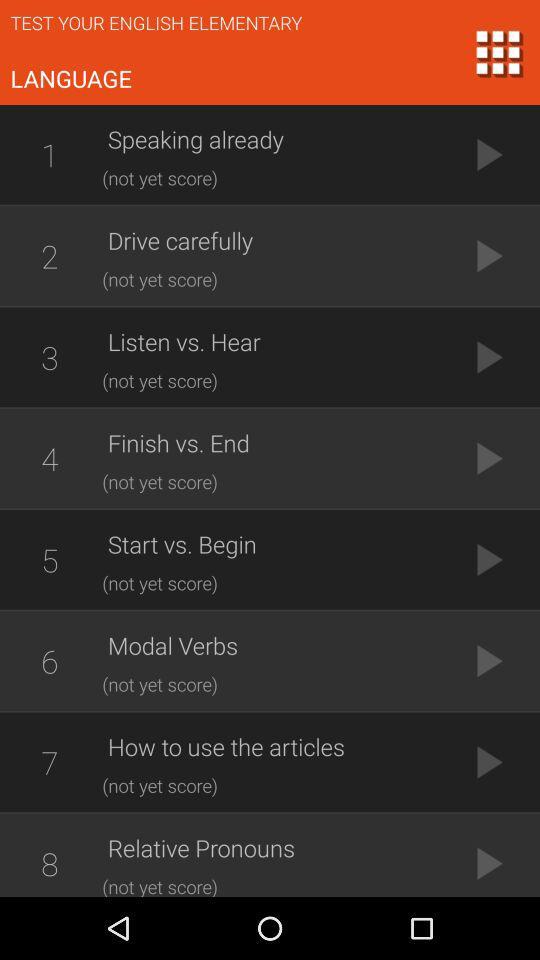 This screenshot has width=540, height=960. What do you see at coordinates (49, 255) in the screenshot?
I see `2 item` at bounding box center [49, 255].